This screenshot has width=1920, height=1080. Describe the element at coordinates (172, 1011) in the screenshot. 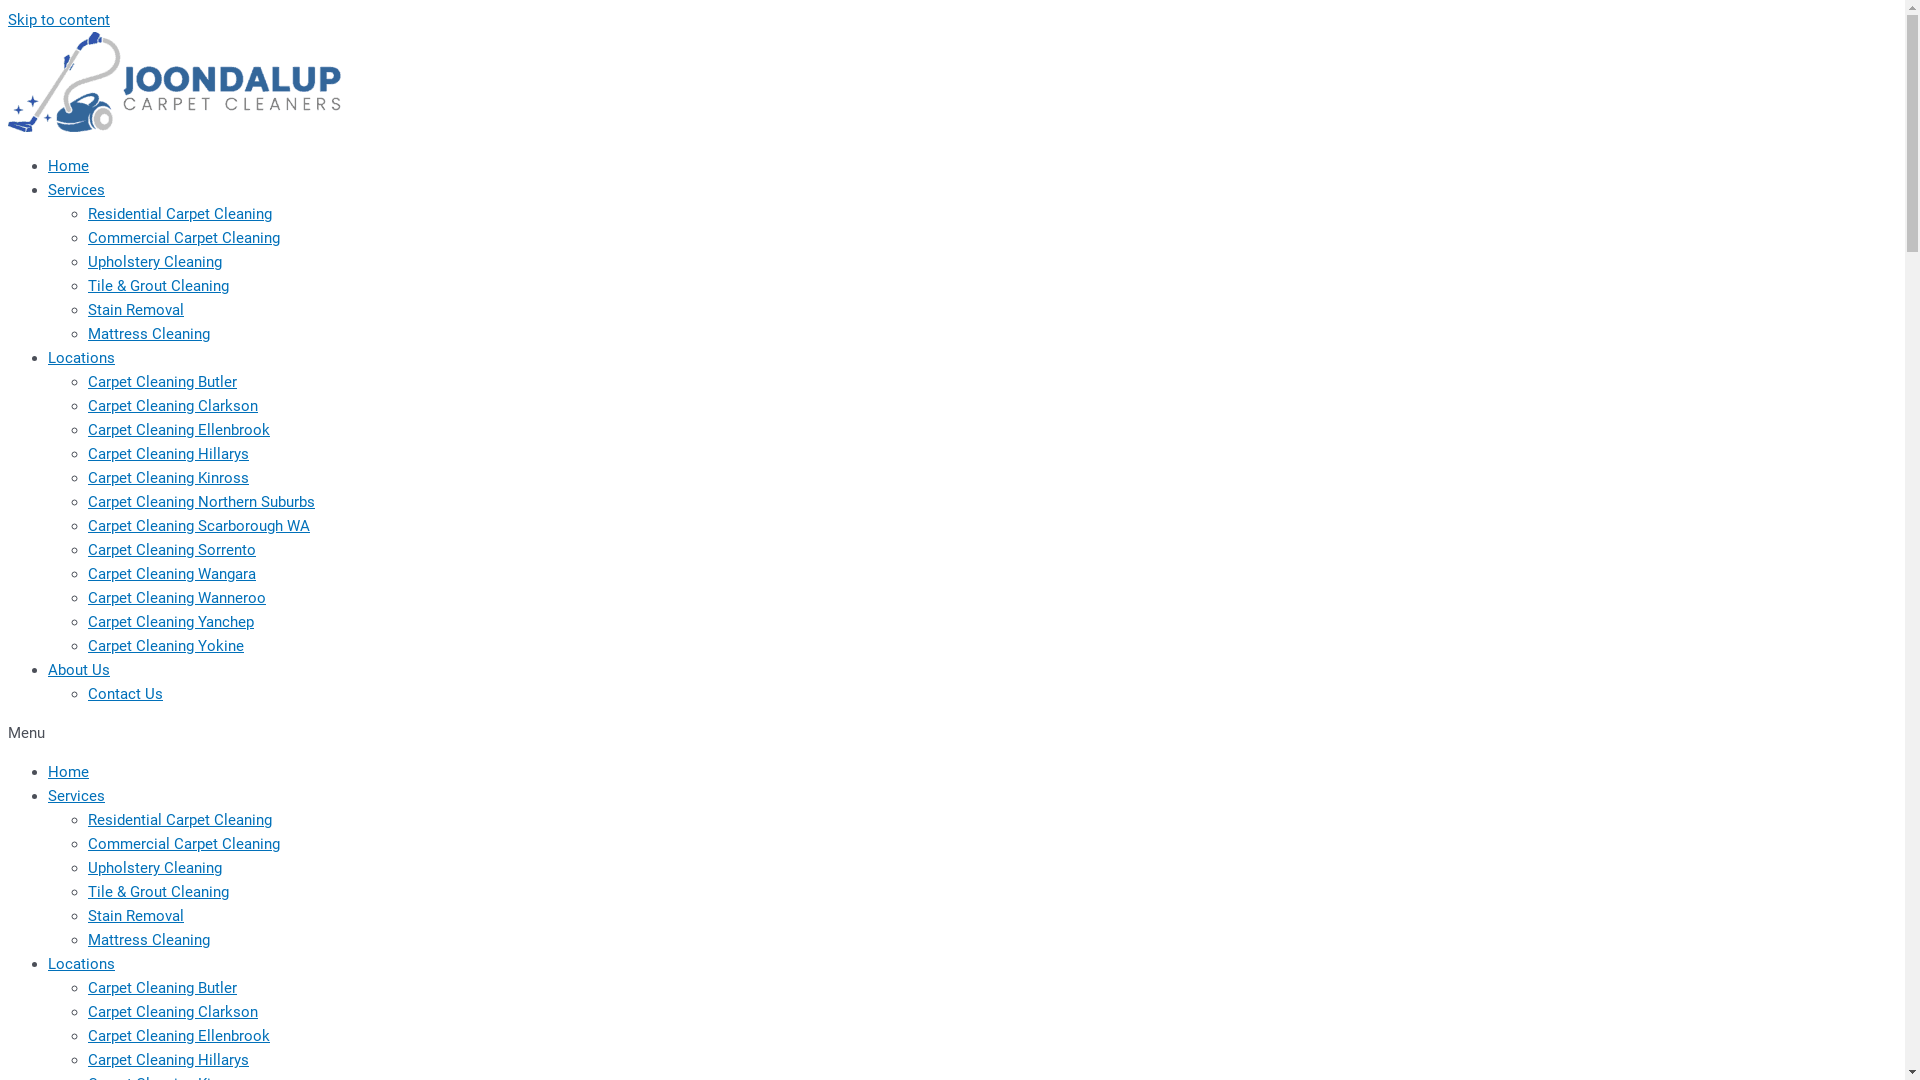

I see `'Carpet Cleaning Clarkson'` at that location.